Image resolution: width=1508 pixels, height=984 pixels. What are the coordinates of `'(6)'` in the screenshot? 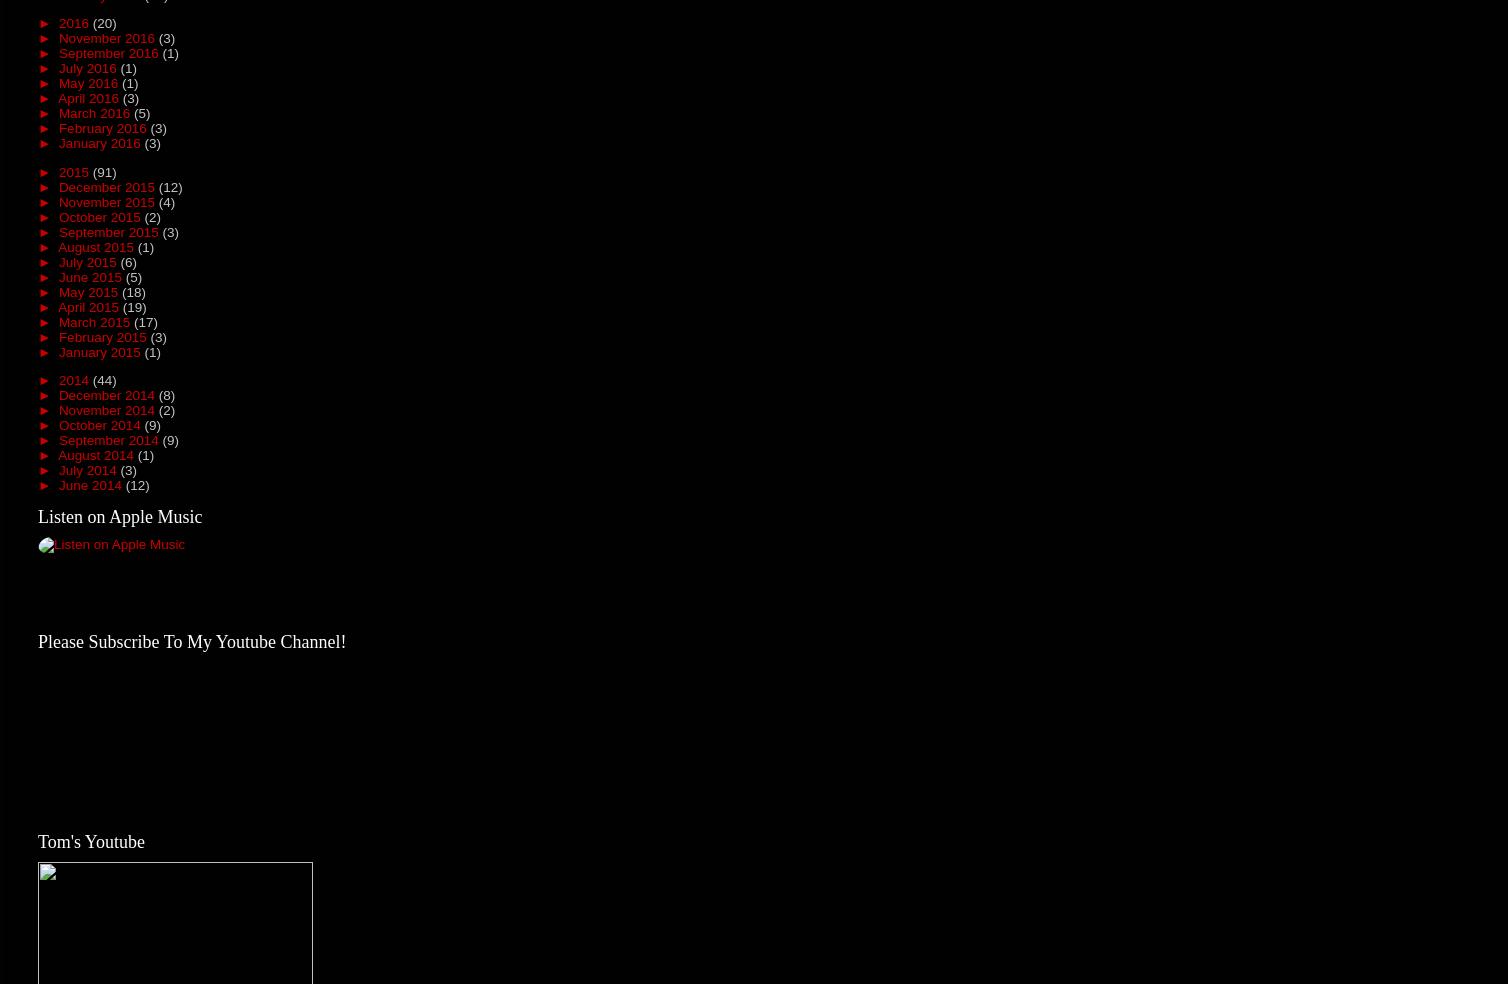 It's located at (128, 260).